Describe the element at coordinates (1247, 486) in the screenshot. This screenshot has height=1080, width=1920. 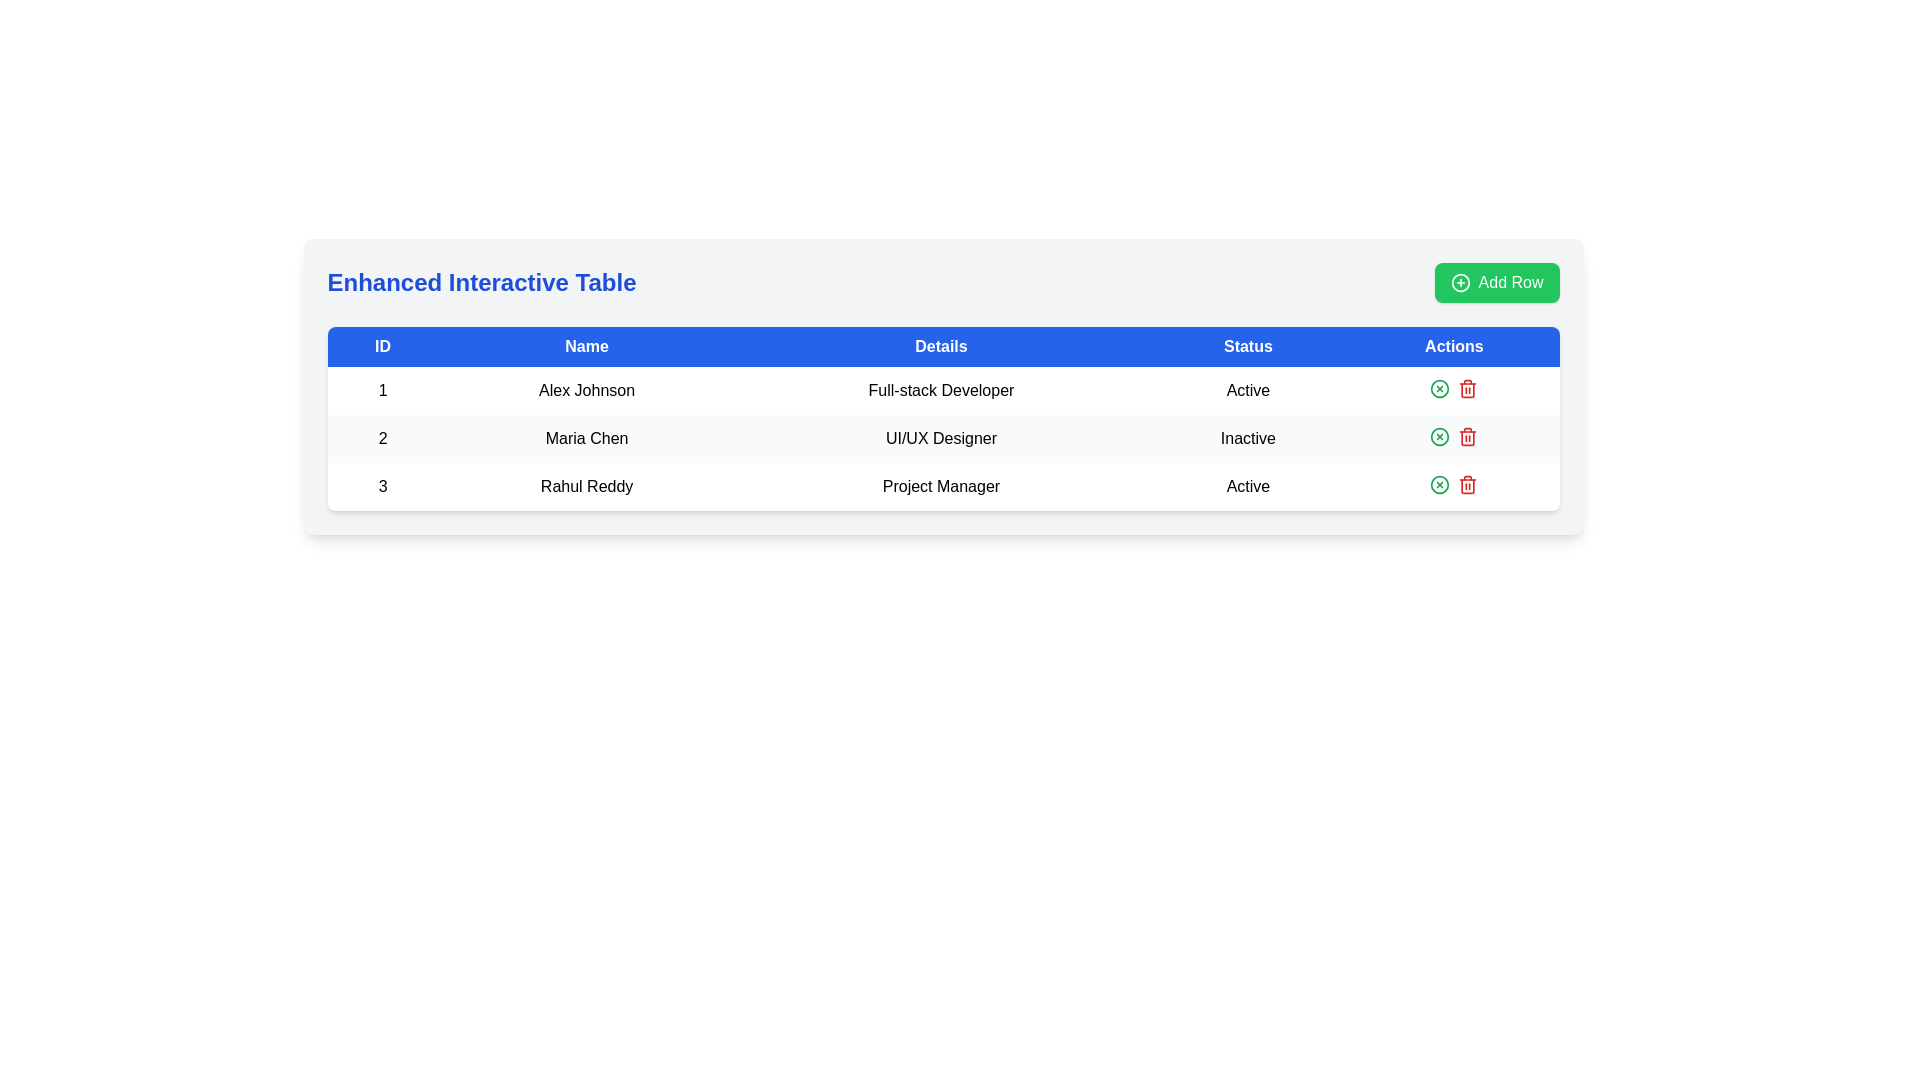
I see `the text label displaying 'Active' in the 'Status' column of the table, adjacent to 'Project Manager'` at that location.